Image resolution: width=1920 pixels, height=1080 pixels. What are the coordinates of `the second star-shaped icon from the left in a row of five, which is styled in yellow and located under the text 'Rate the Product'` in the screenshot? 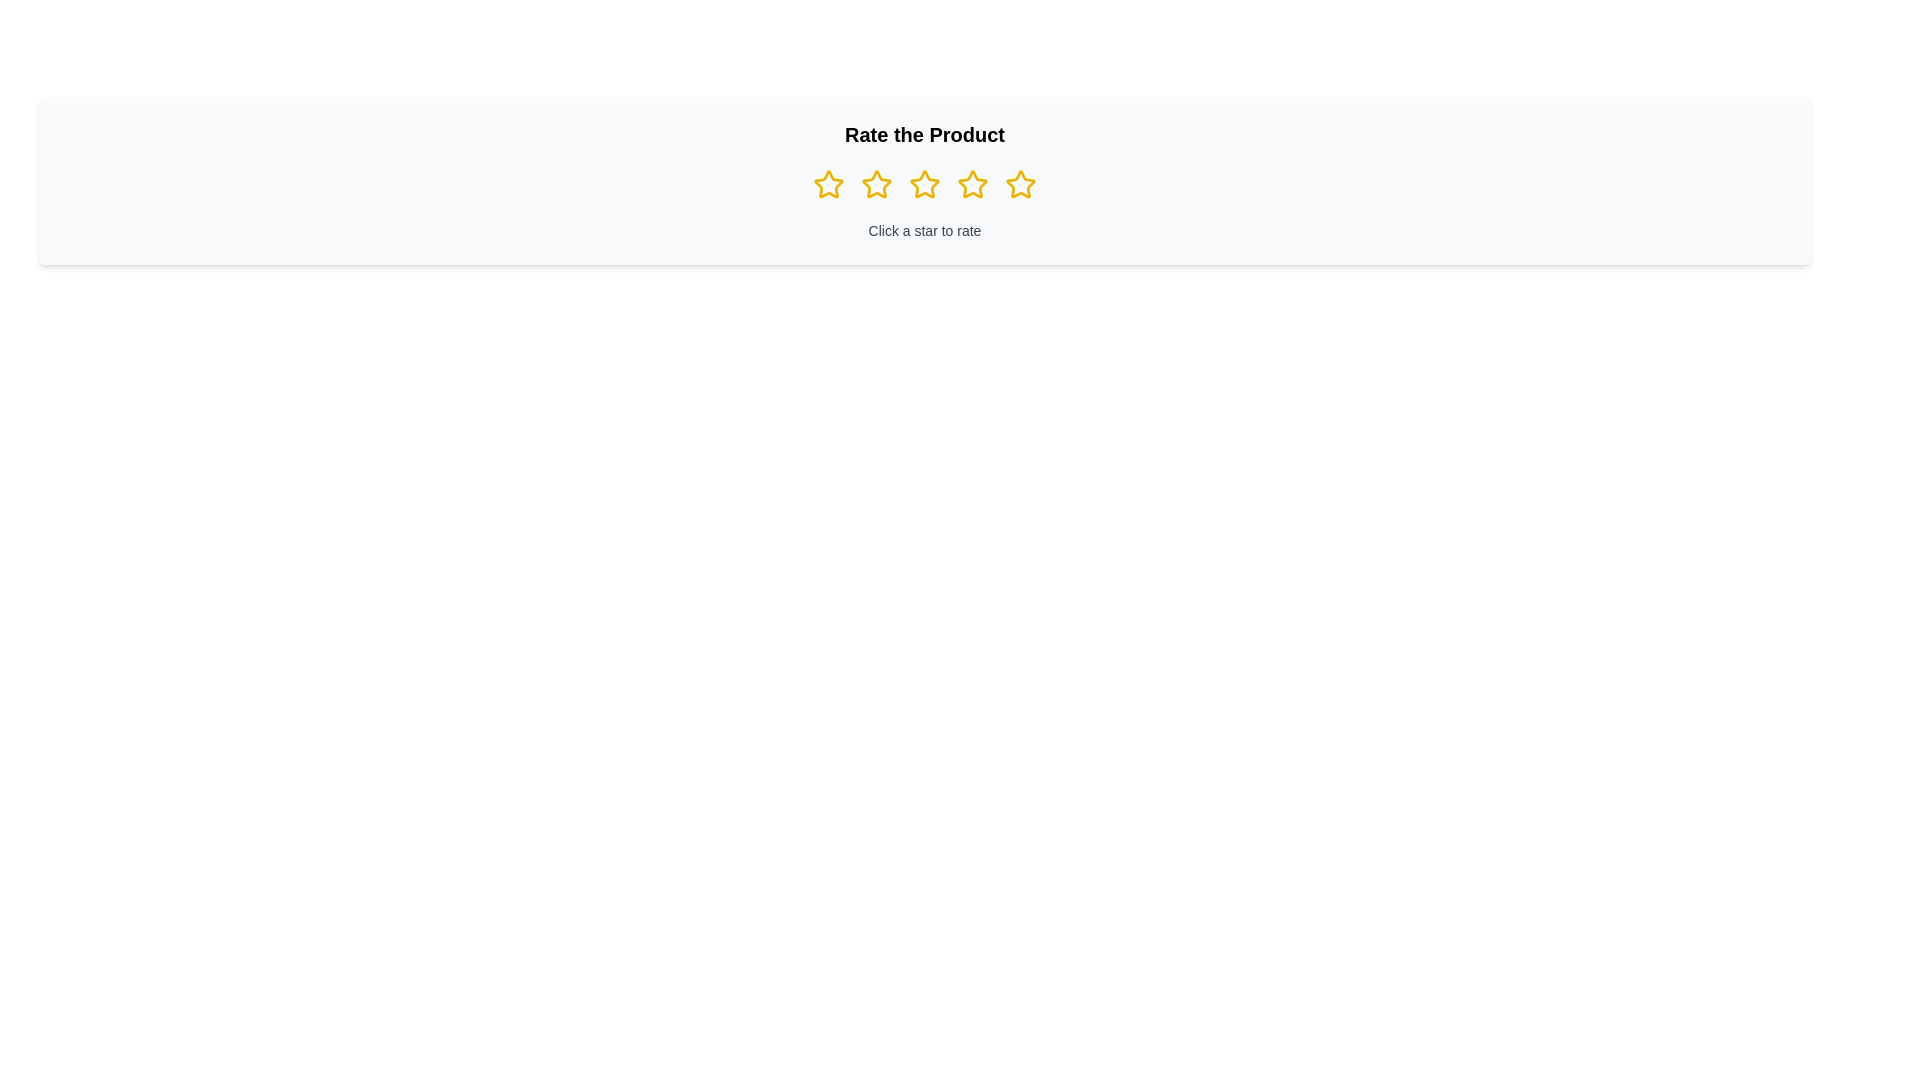 It's located at (877, 184).